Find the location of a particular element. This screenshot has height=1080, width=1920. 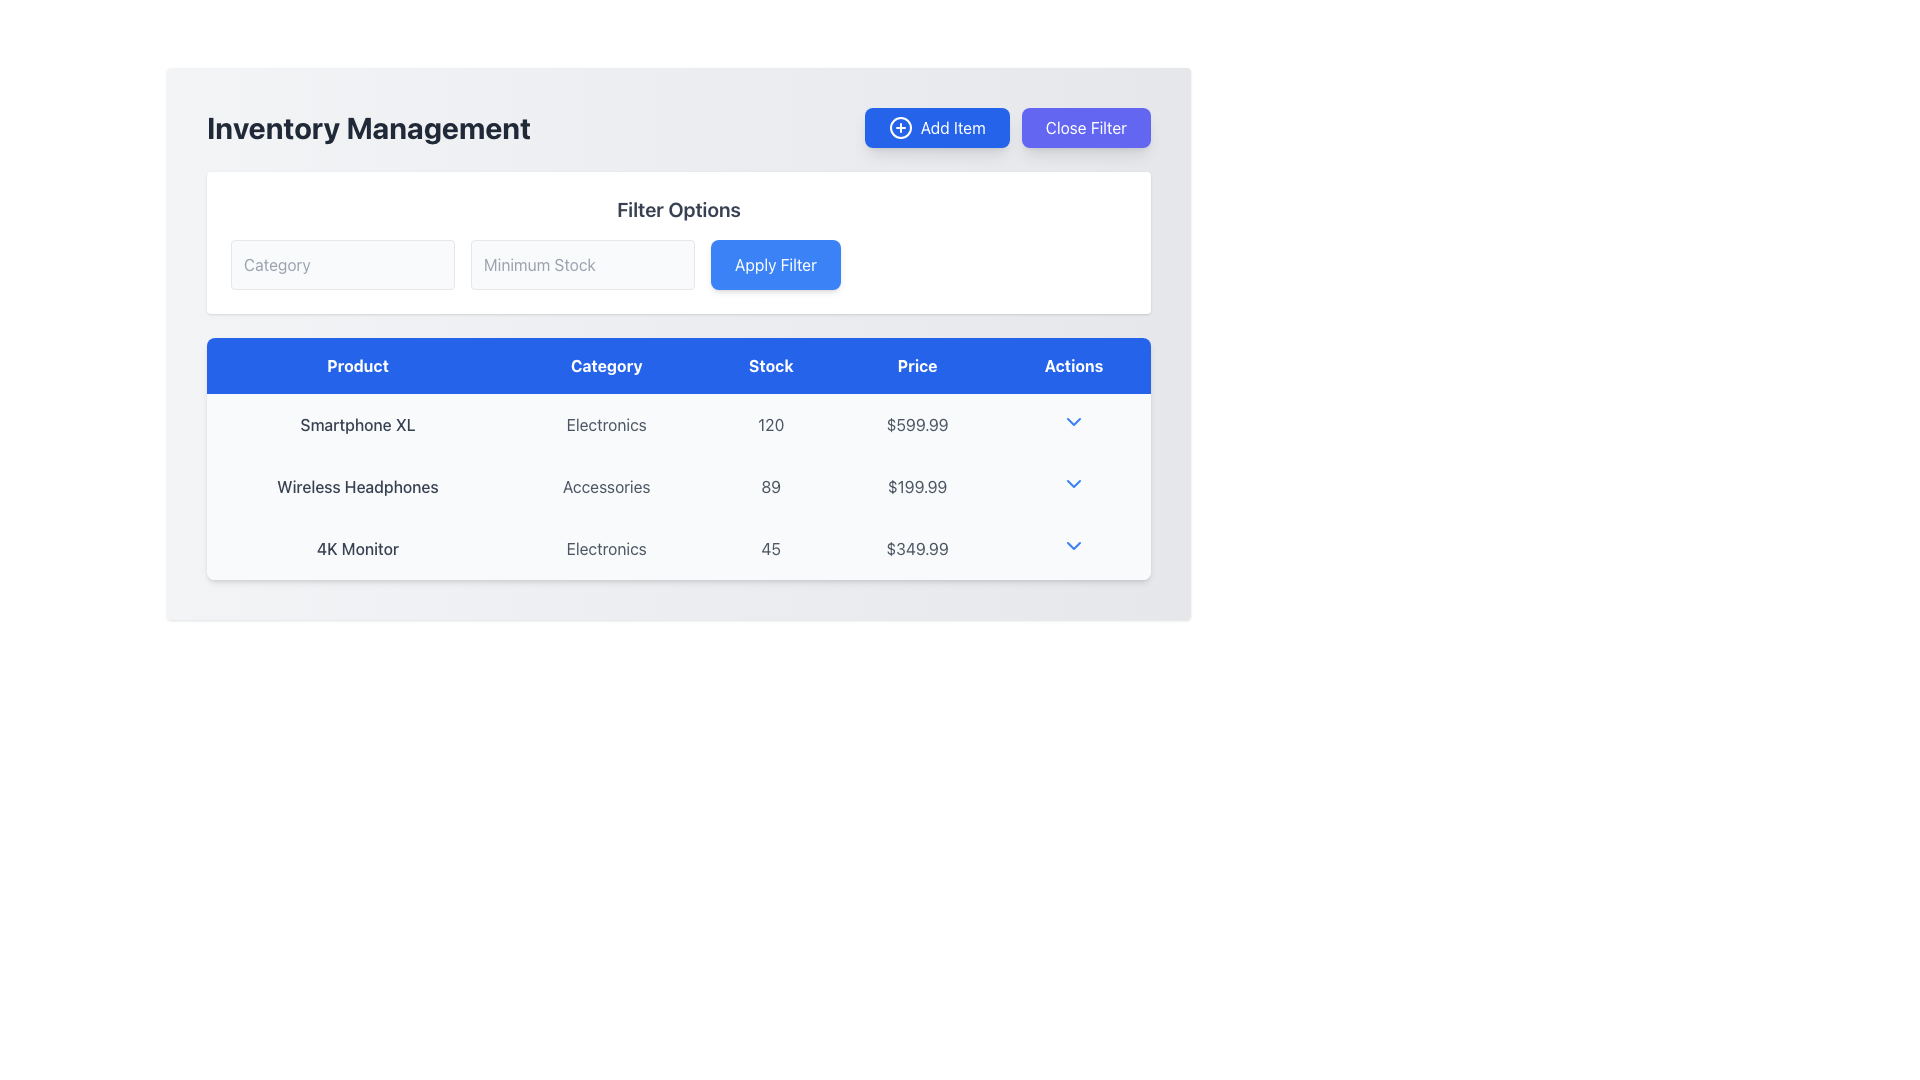

the second row of the table displaying details about 'Wireless Headphones' is located at coordinates (678, 486).